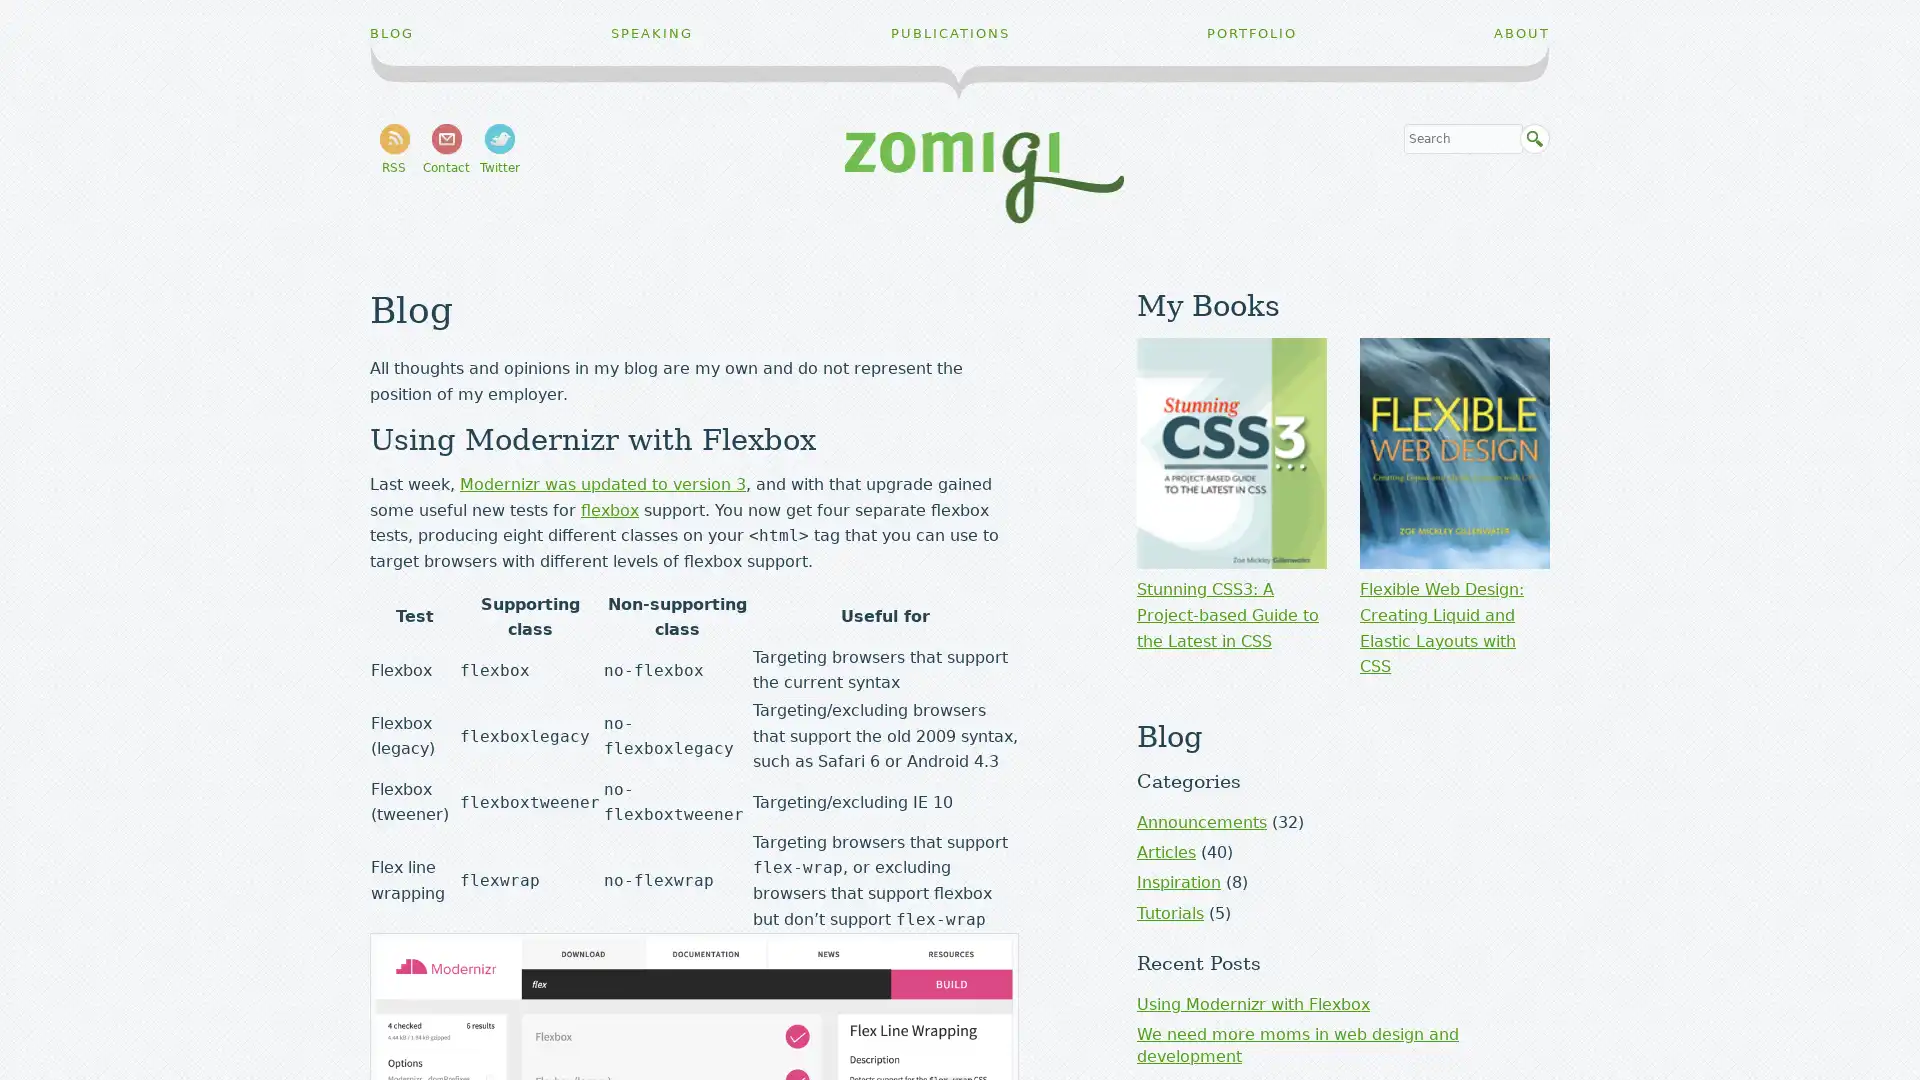 This screenshot has height=1080, width=1920. I want to click on search, so click(1534, 139).